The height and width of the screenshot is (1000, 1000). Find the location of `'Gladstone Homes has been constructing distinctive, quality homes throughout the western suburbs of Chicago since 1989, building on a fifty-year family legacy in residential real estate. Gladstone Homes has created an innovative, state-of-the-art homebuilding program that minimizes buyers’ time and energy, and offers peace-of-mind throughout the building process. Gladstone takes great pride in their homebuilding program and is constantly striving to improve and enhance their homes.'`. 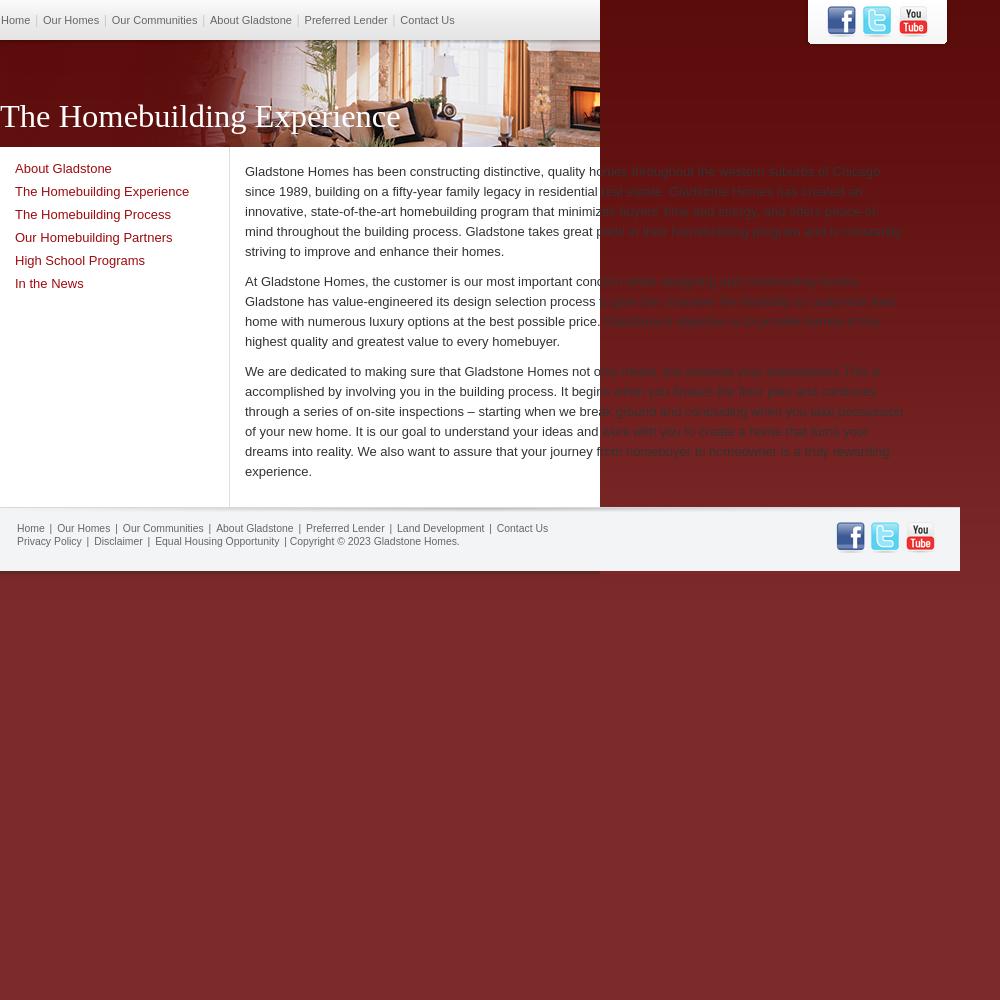

'Gladstone Homes has been constructing distinctive, quality homes throughout the western suburbs of Chicago since 1989, building on a fifty-year family legacy in residential real estate. Gladstone Homes has created an innovative, state-of-the-art homebuilding program that minimizes buyers’ time and energy, and offers peace-of-mind throughout the building process. Gladstone takes great pride in their homebuilding program and is constantly striving to improve and enhance their homes.' is located at coordinates (572, 210).